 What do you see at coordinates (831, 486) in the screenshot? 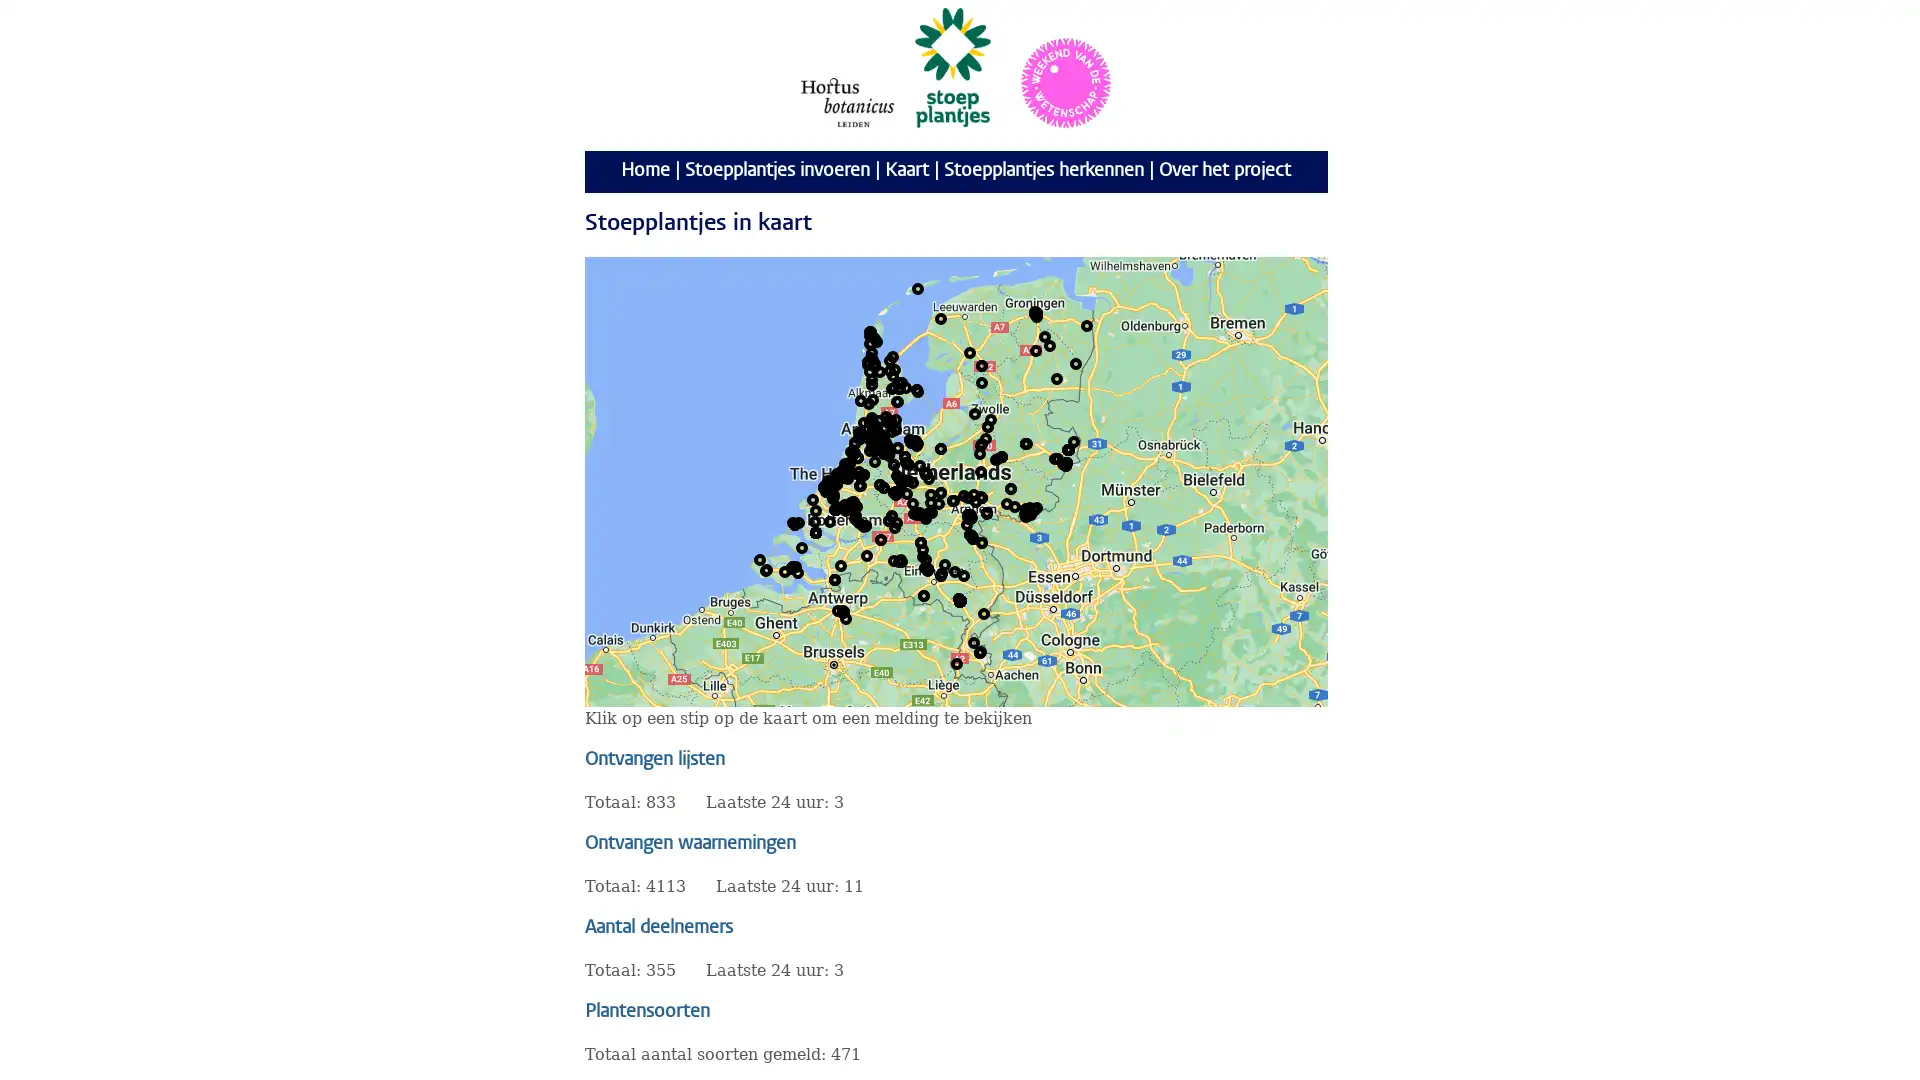
I see `Telling van Annemiek op 30 april 2022` at bounding box center [831, 486].